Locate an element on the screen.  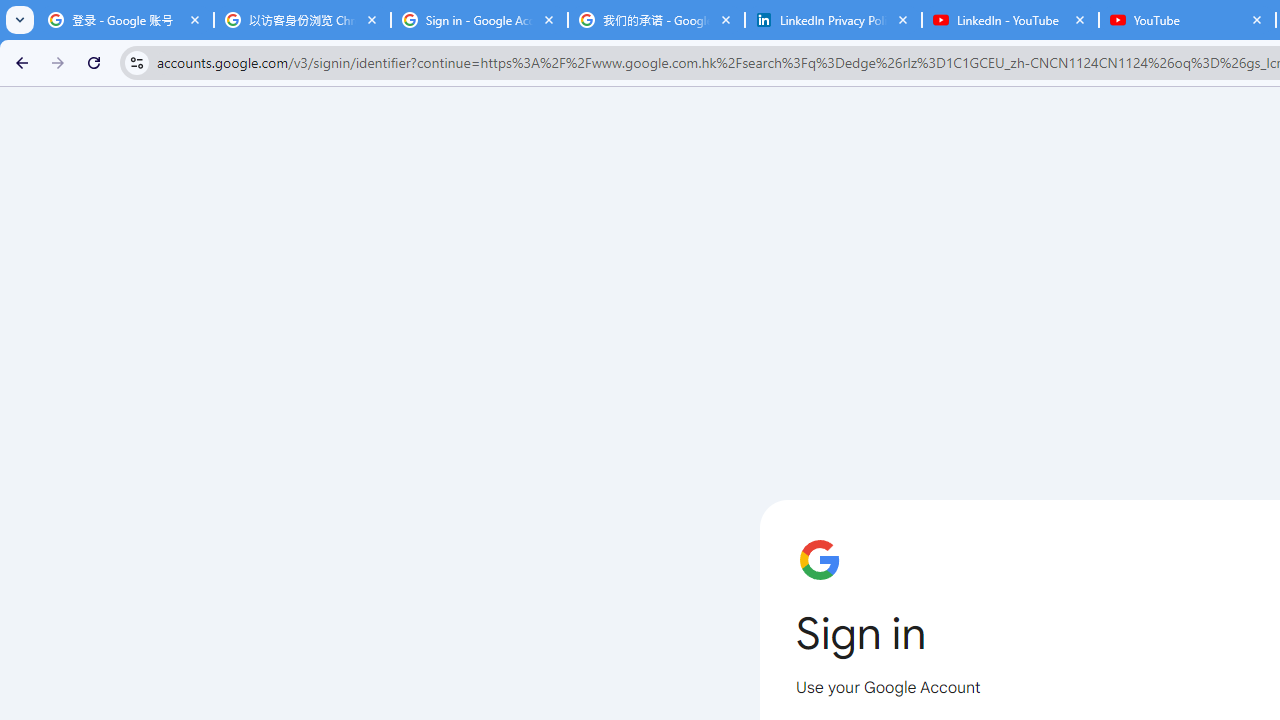
'LinkedIn Privacy Policy' is located at coordinates (833, 20).